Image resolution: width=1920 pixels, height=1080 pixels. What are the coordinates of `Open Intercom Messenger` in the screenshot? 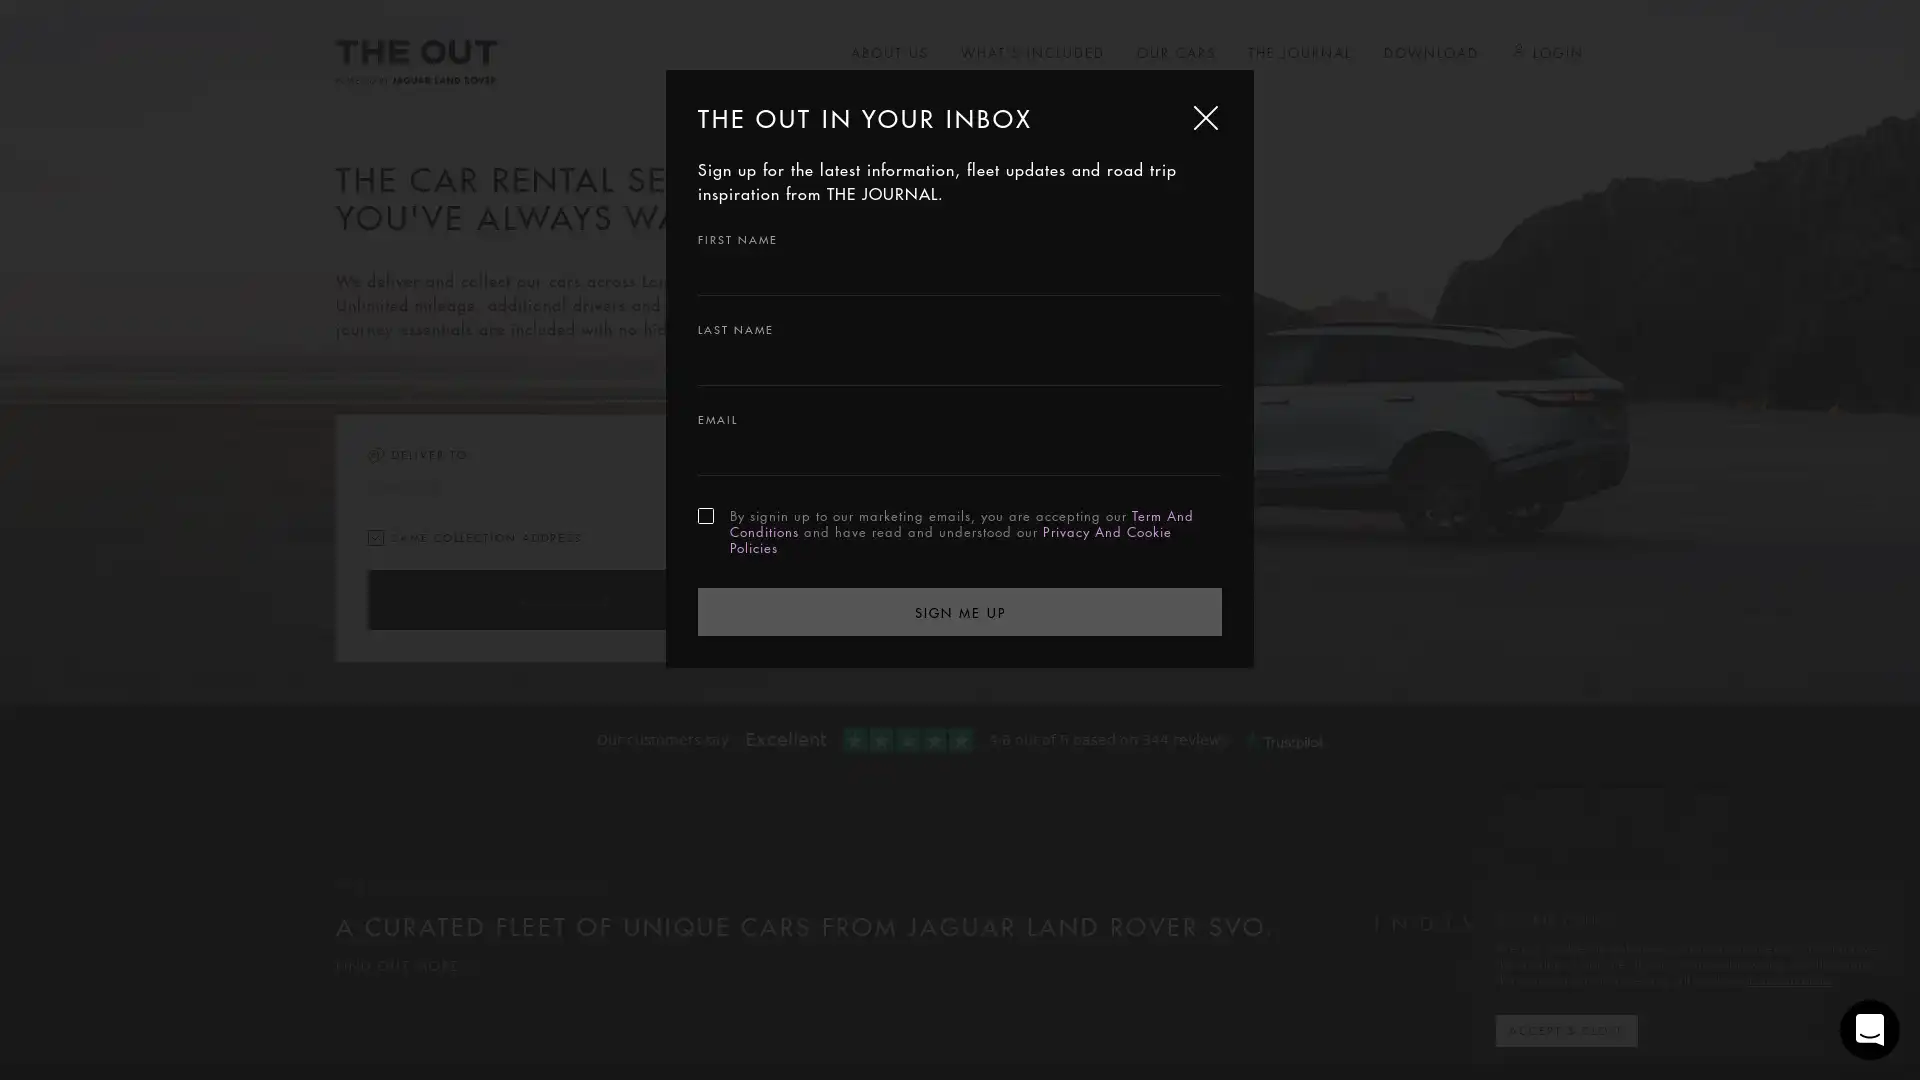 It's located at (1869, 1029).